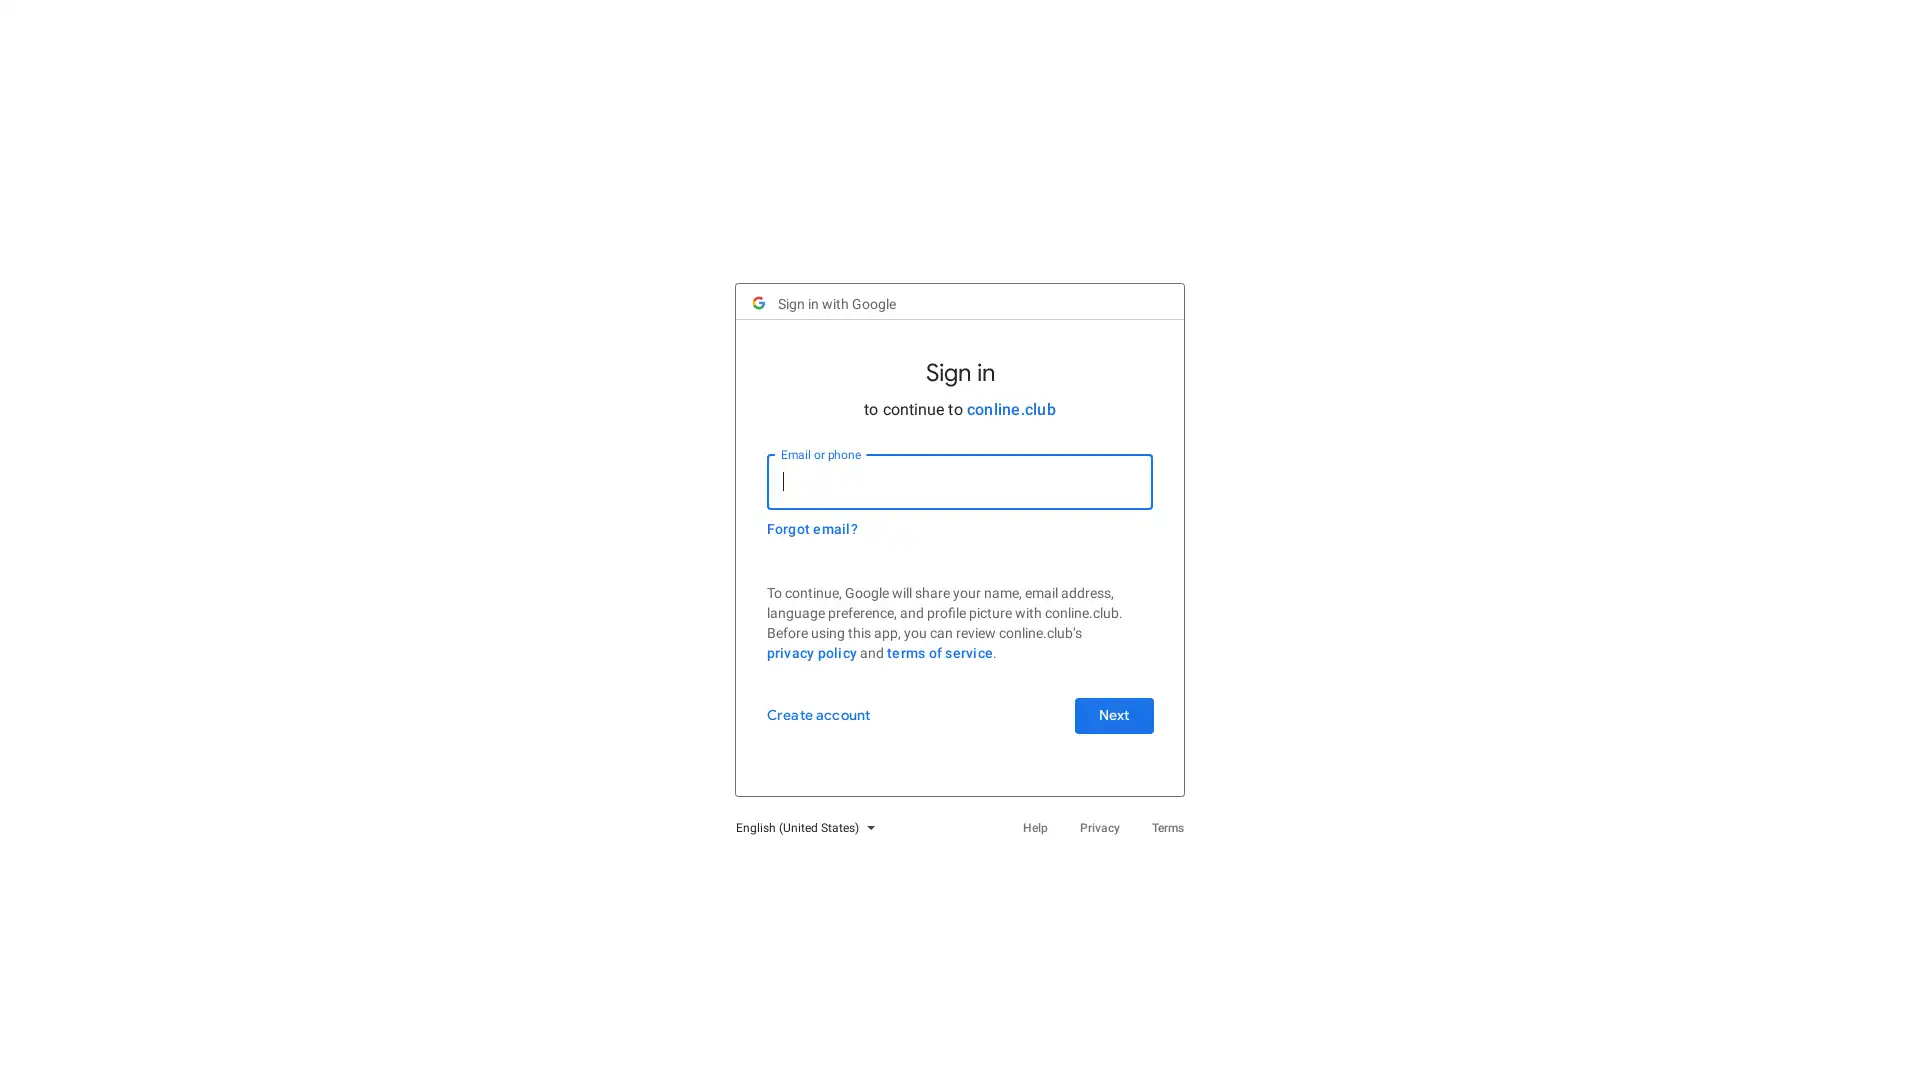 The height and width of the screenshot is (1080, 1920). What do you see at coordinates (1103, 722) in the screenshot?
I see `Next` at bounding box center [1103, 722].